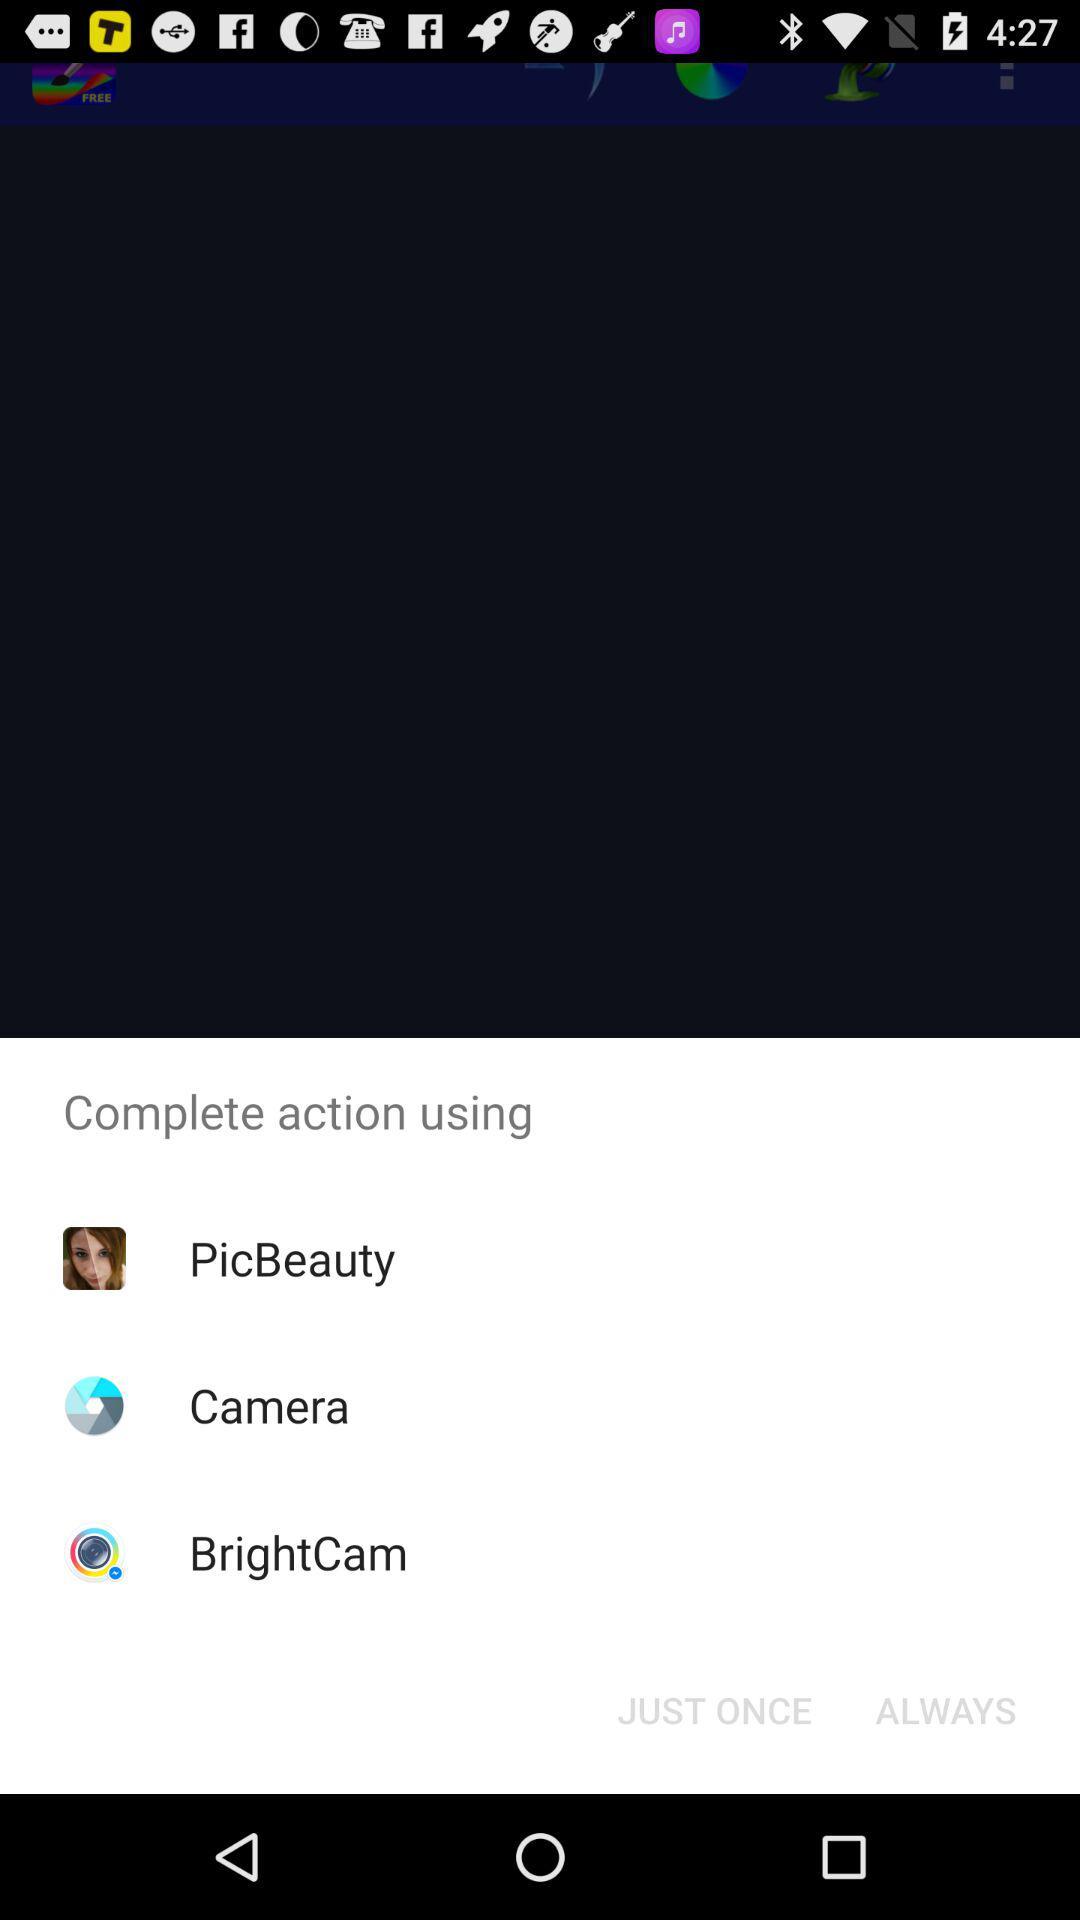 Image resolution: width=1080 pixels, height=1920 pixels. Describe the element at coordinates (713, 1708) in the screenshot. I see `the item to the left of always icon` at that location.